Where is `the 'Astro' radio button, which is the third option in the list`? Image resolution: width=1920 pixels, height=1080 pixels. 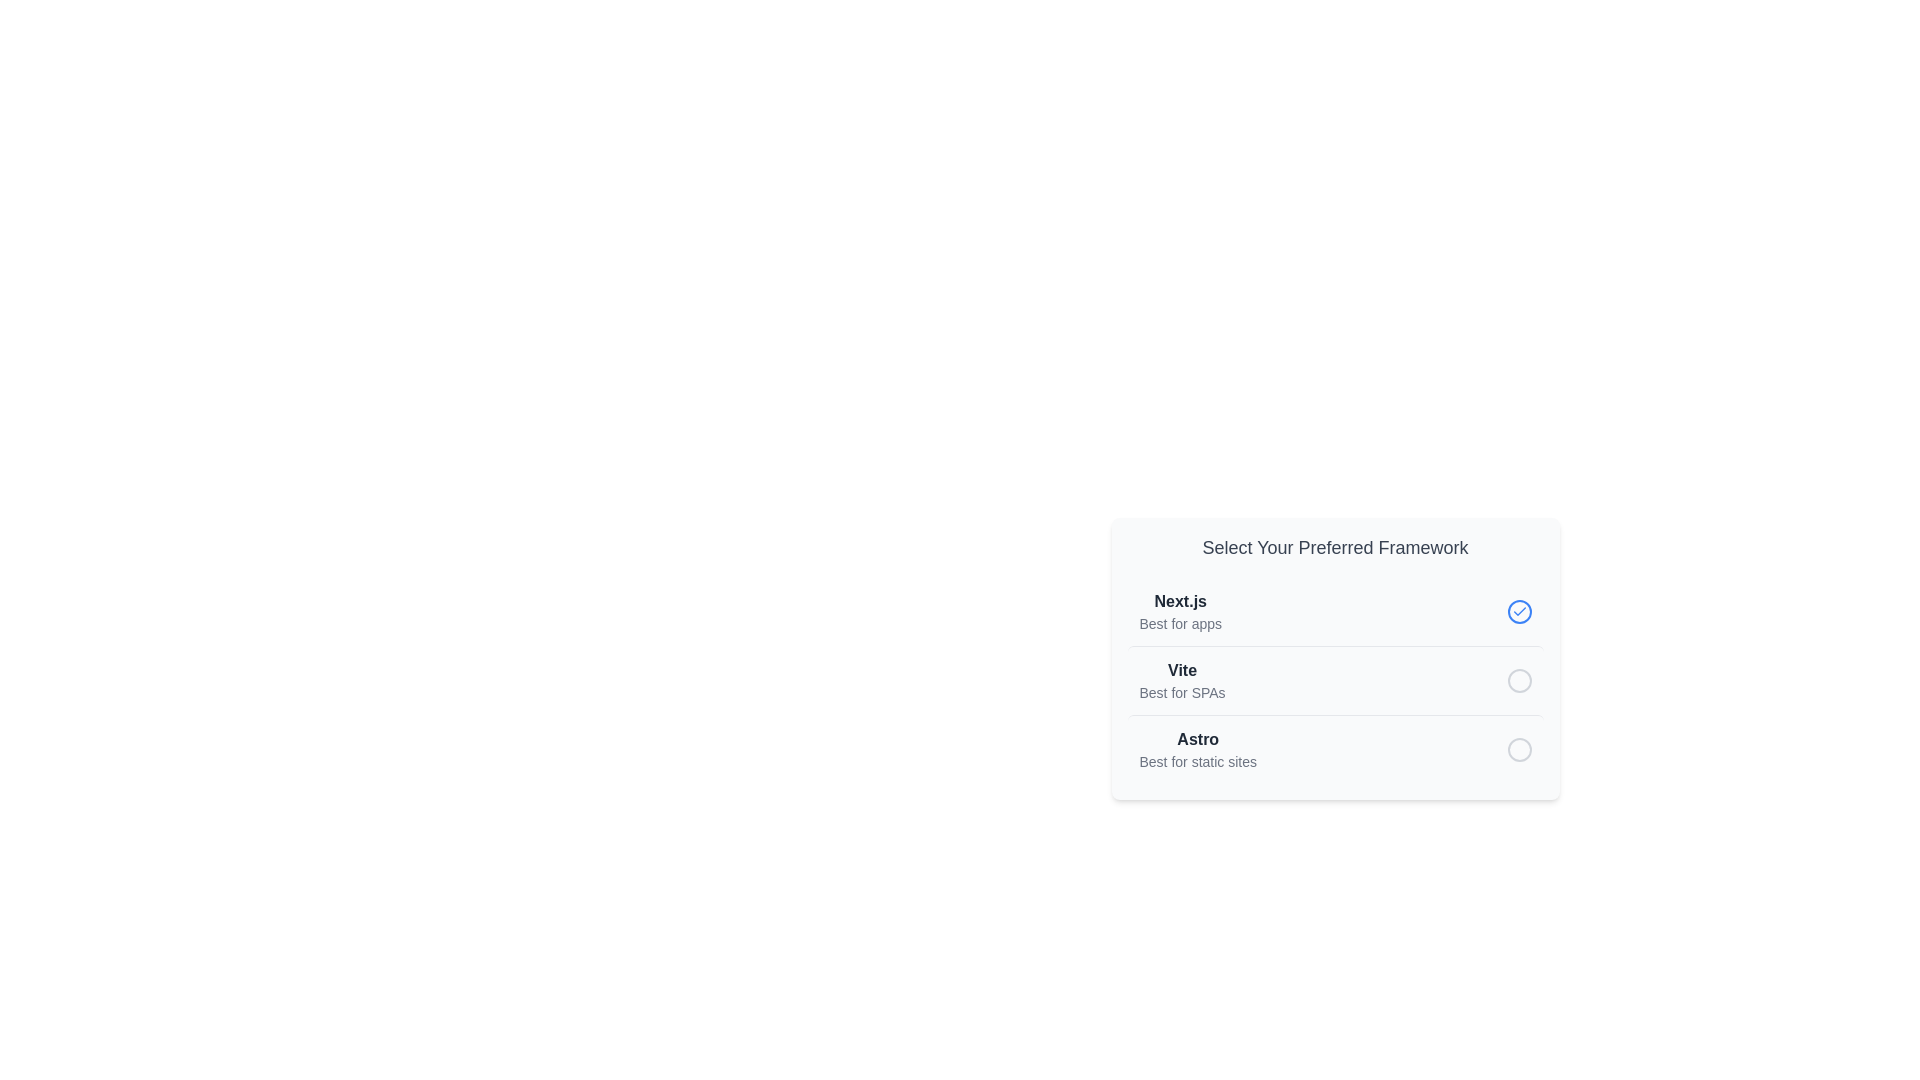
the 'Astro' radio button, which is the third option in the list is located at coordinates (1519, 749).